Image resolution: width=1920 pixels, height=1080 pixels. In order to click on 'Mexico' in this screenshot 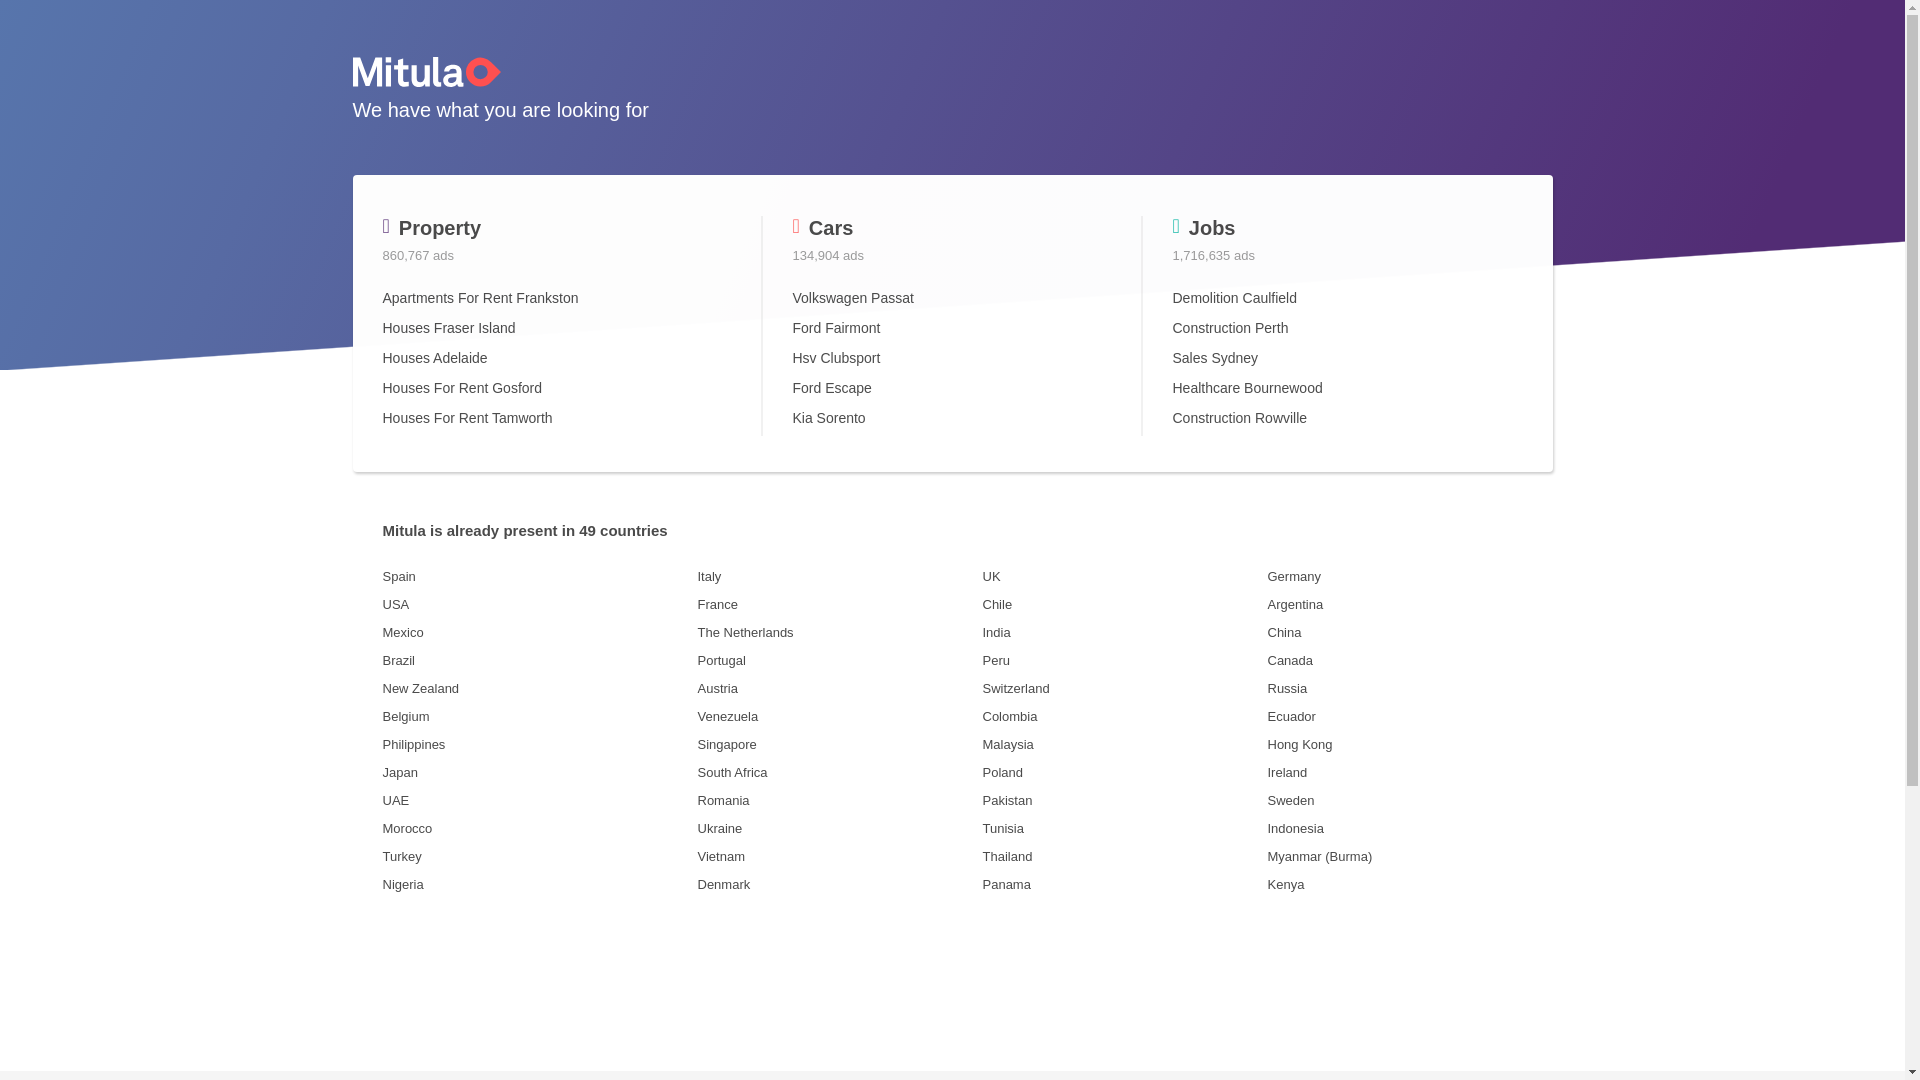, I will do `click(382, 632)`.